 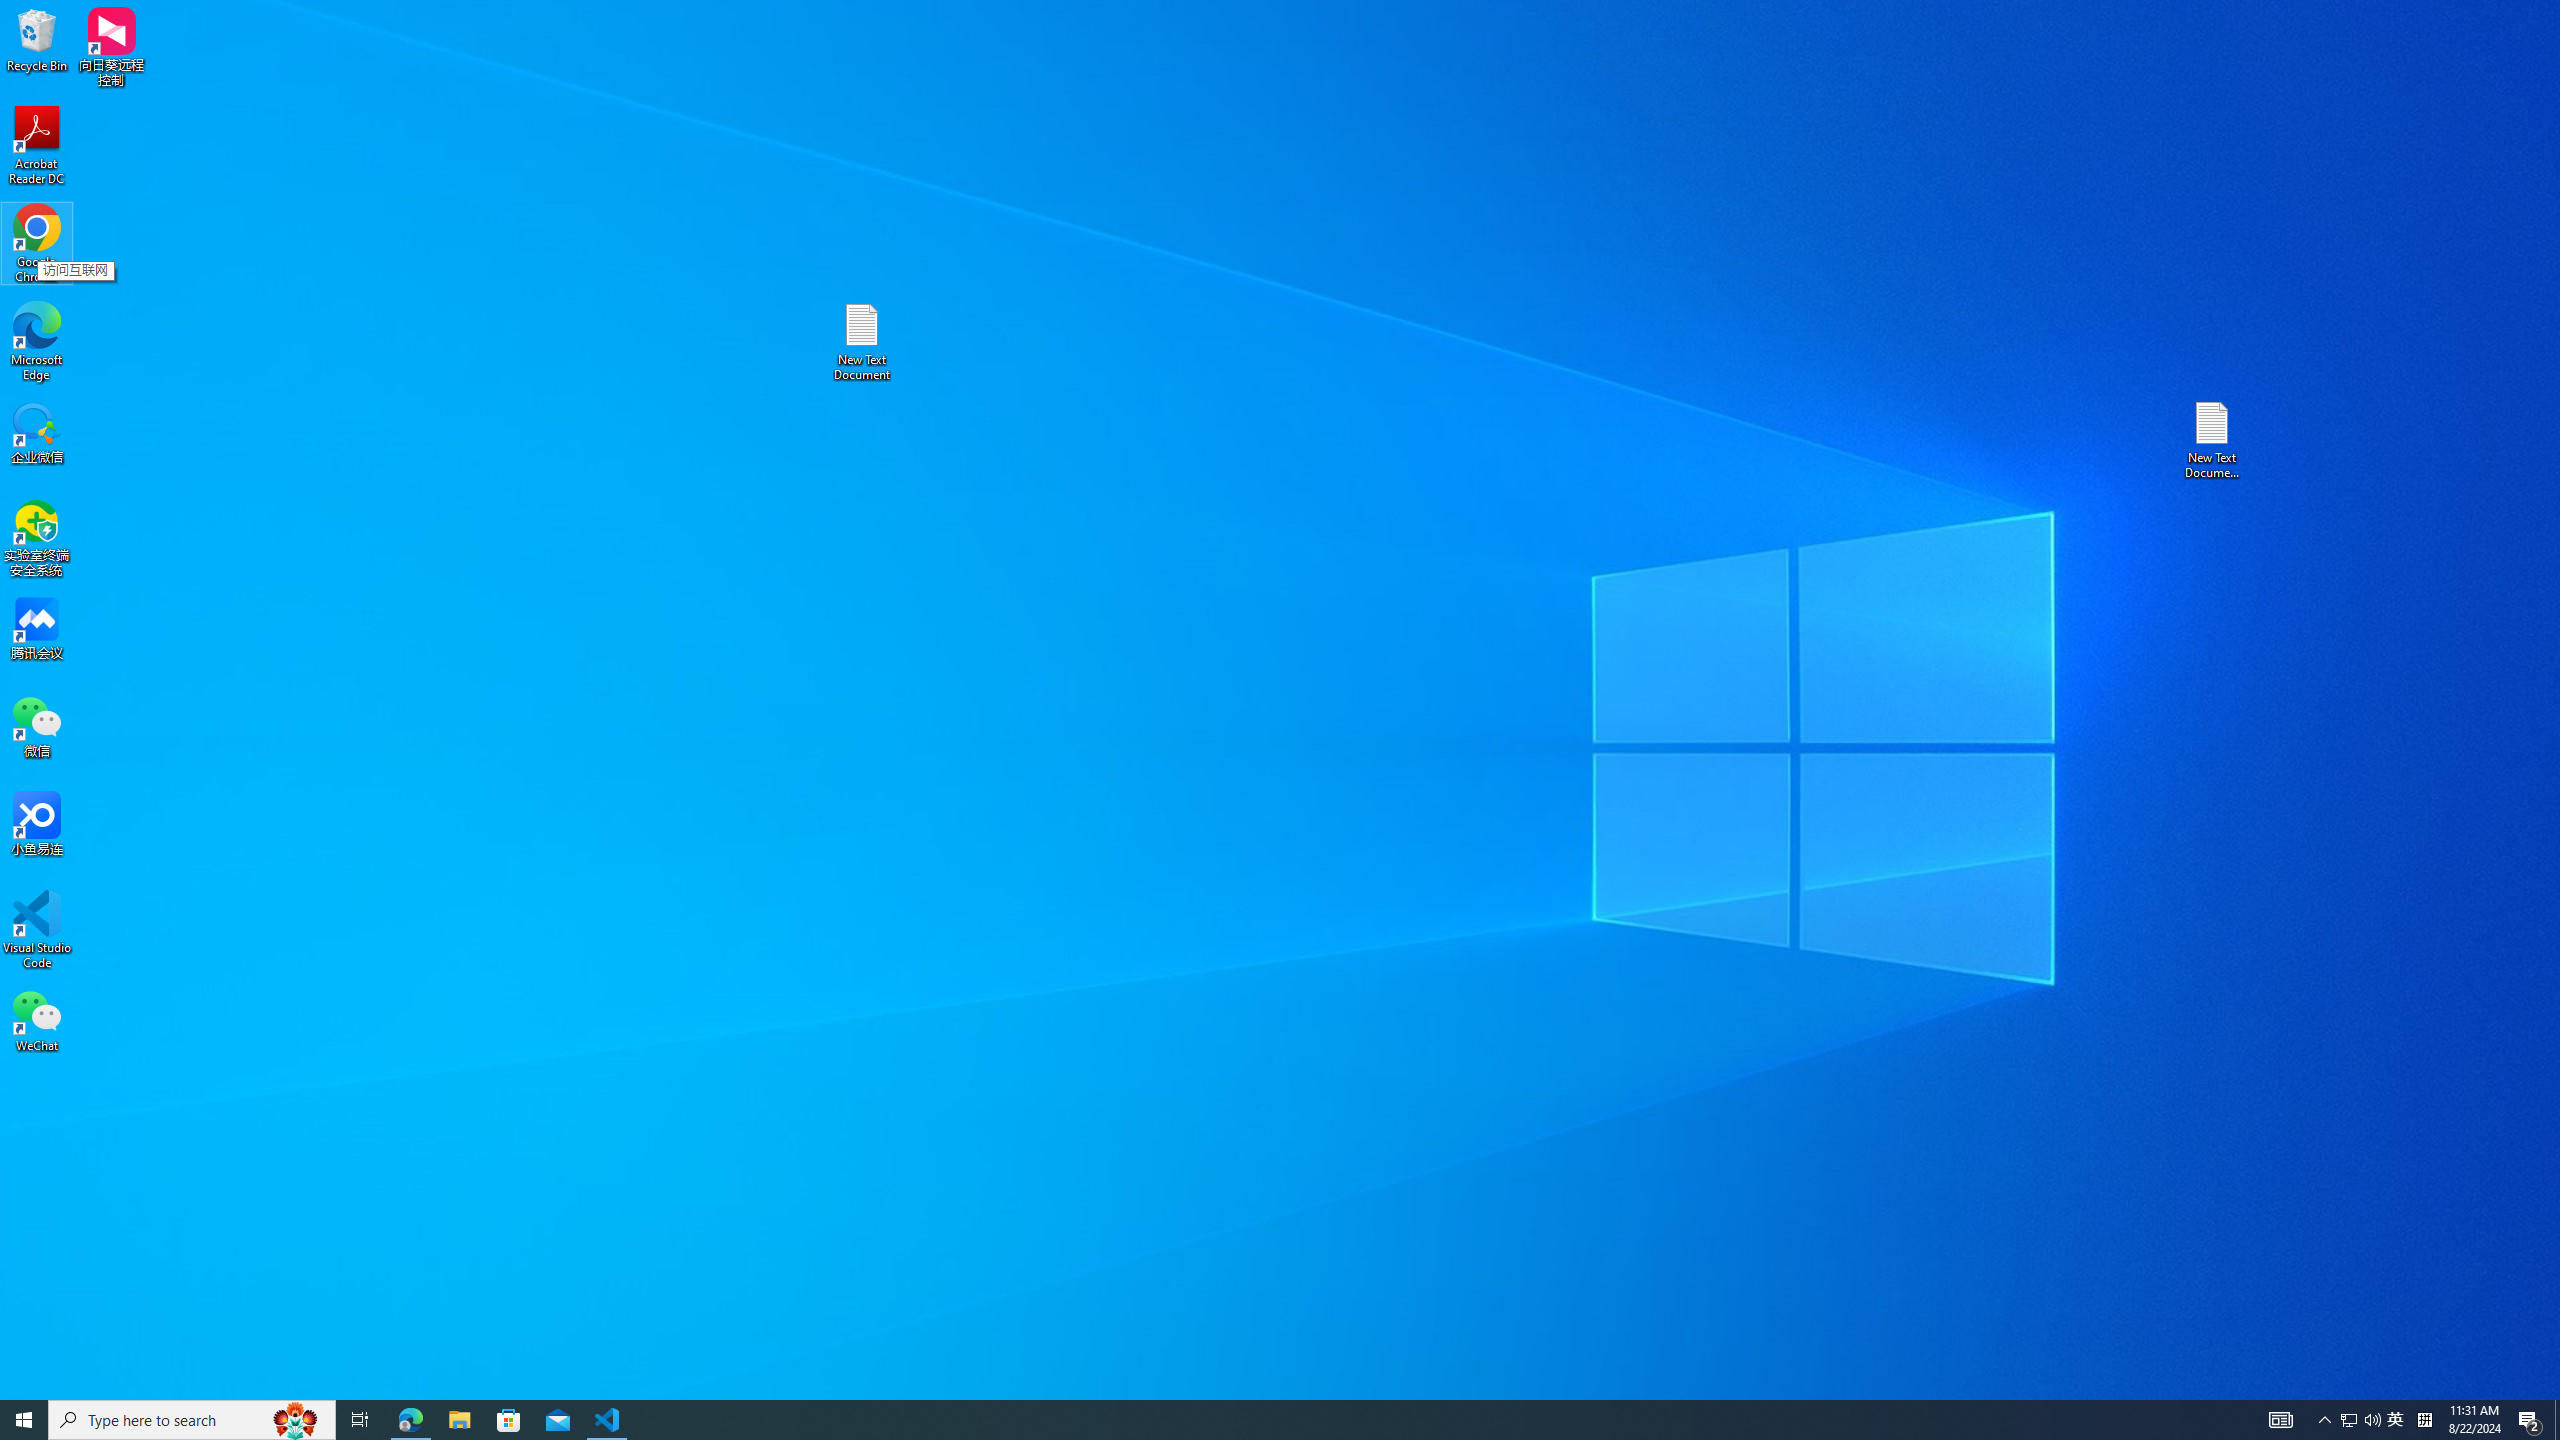 I want to click on 'Notification Chevron', so click(x=2324, y=1418).